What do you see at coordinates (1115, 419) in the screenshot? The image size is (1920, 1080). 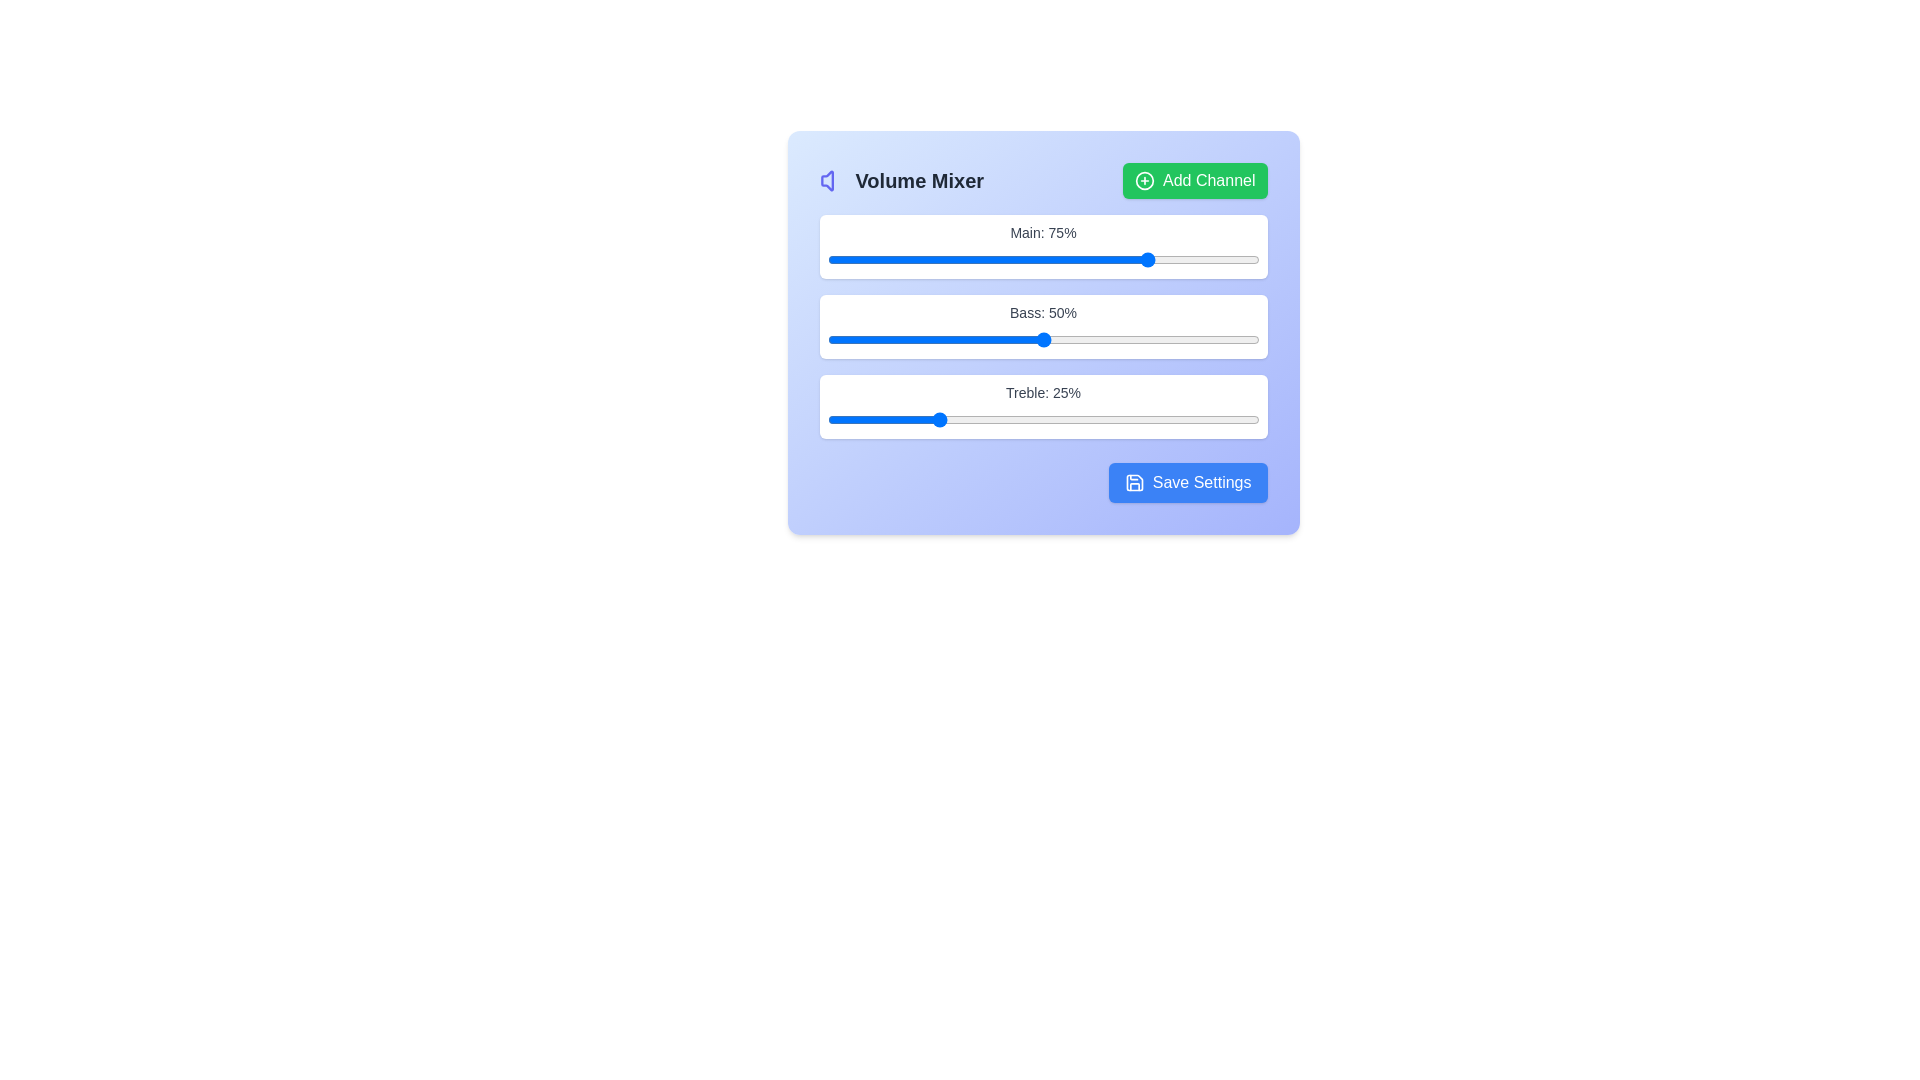 I see `treble` at bounding box center [1115, 419].